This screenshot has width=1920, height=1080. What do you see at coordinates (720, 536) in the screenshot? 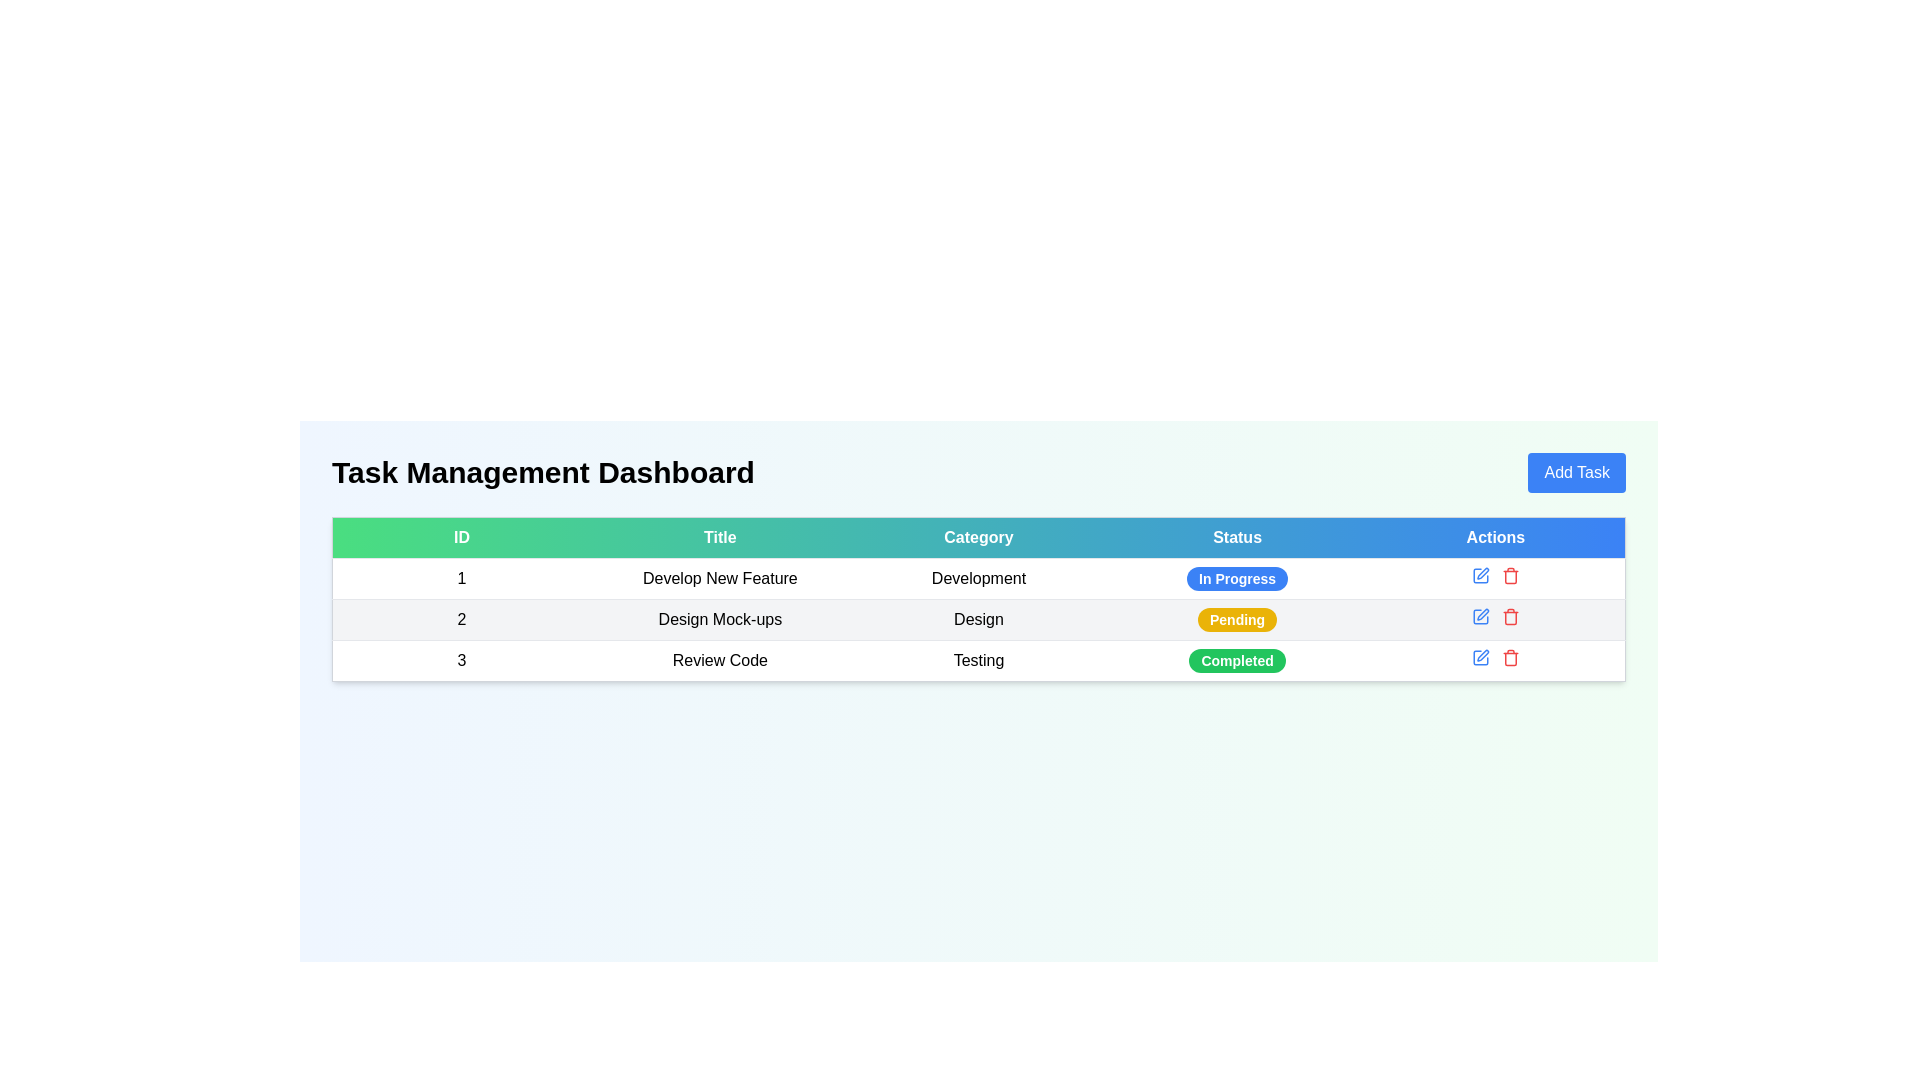
I see `the 'Title' text label, which is the second column header in the table, styled with white text on a gradient background from green to blue` at bounding box center [720, 536].